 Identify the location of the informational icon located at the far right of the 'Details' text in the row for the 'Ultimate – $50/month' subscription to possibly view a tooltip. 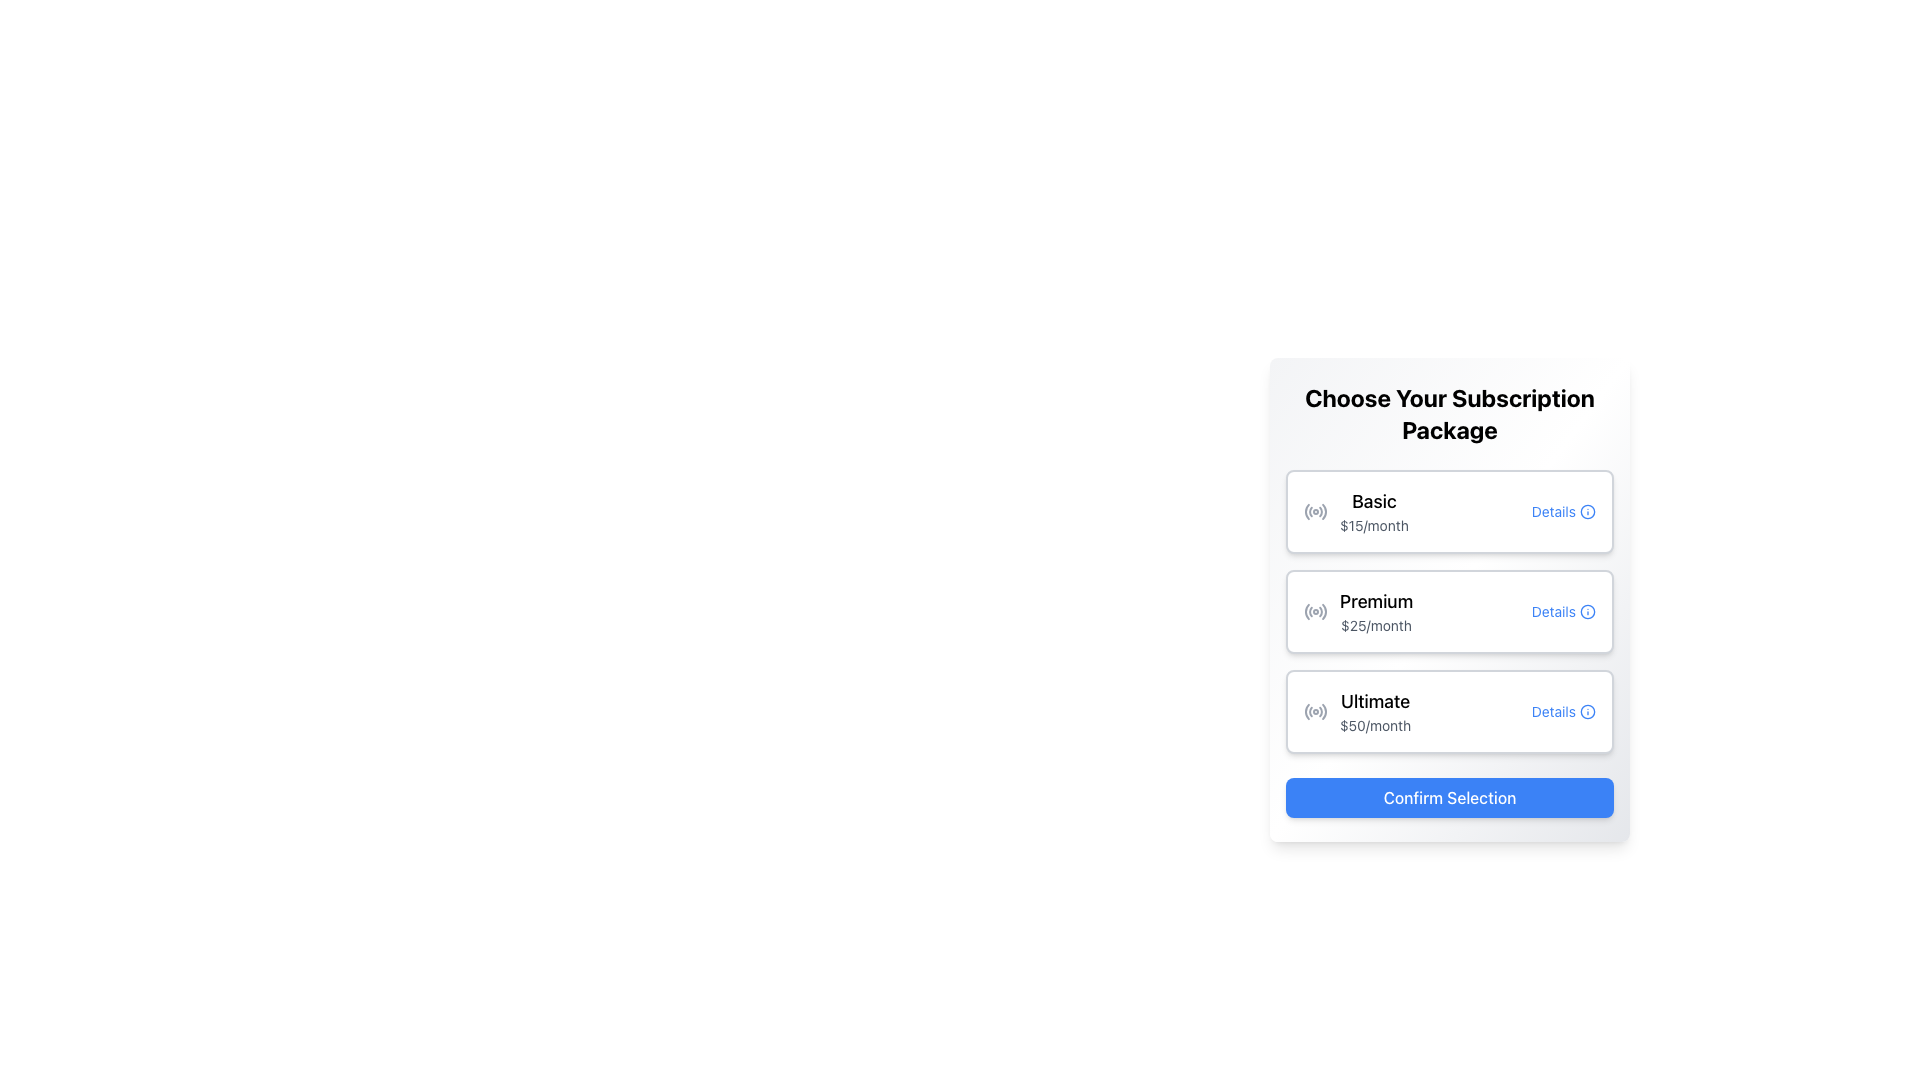
(1587, 711).